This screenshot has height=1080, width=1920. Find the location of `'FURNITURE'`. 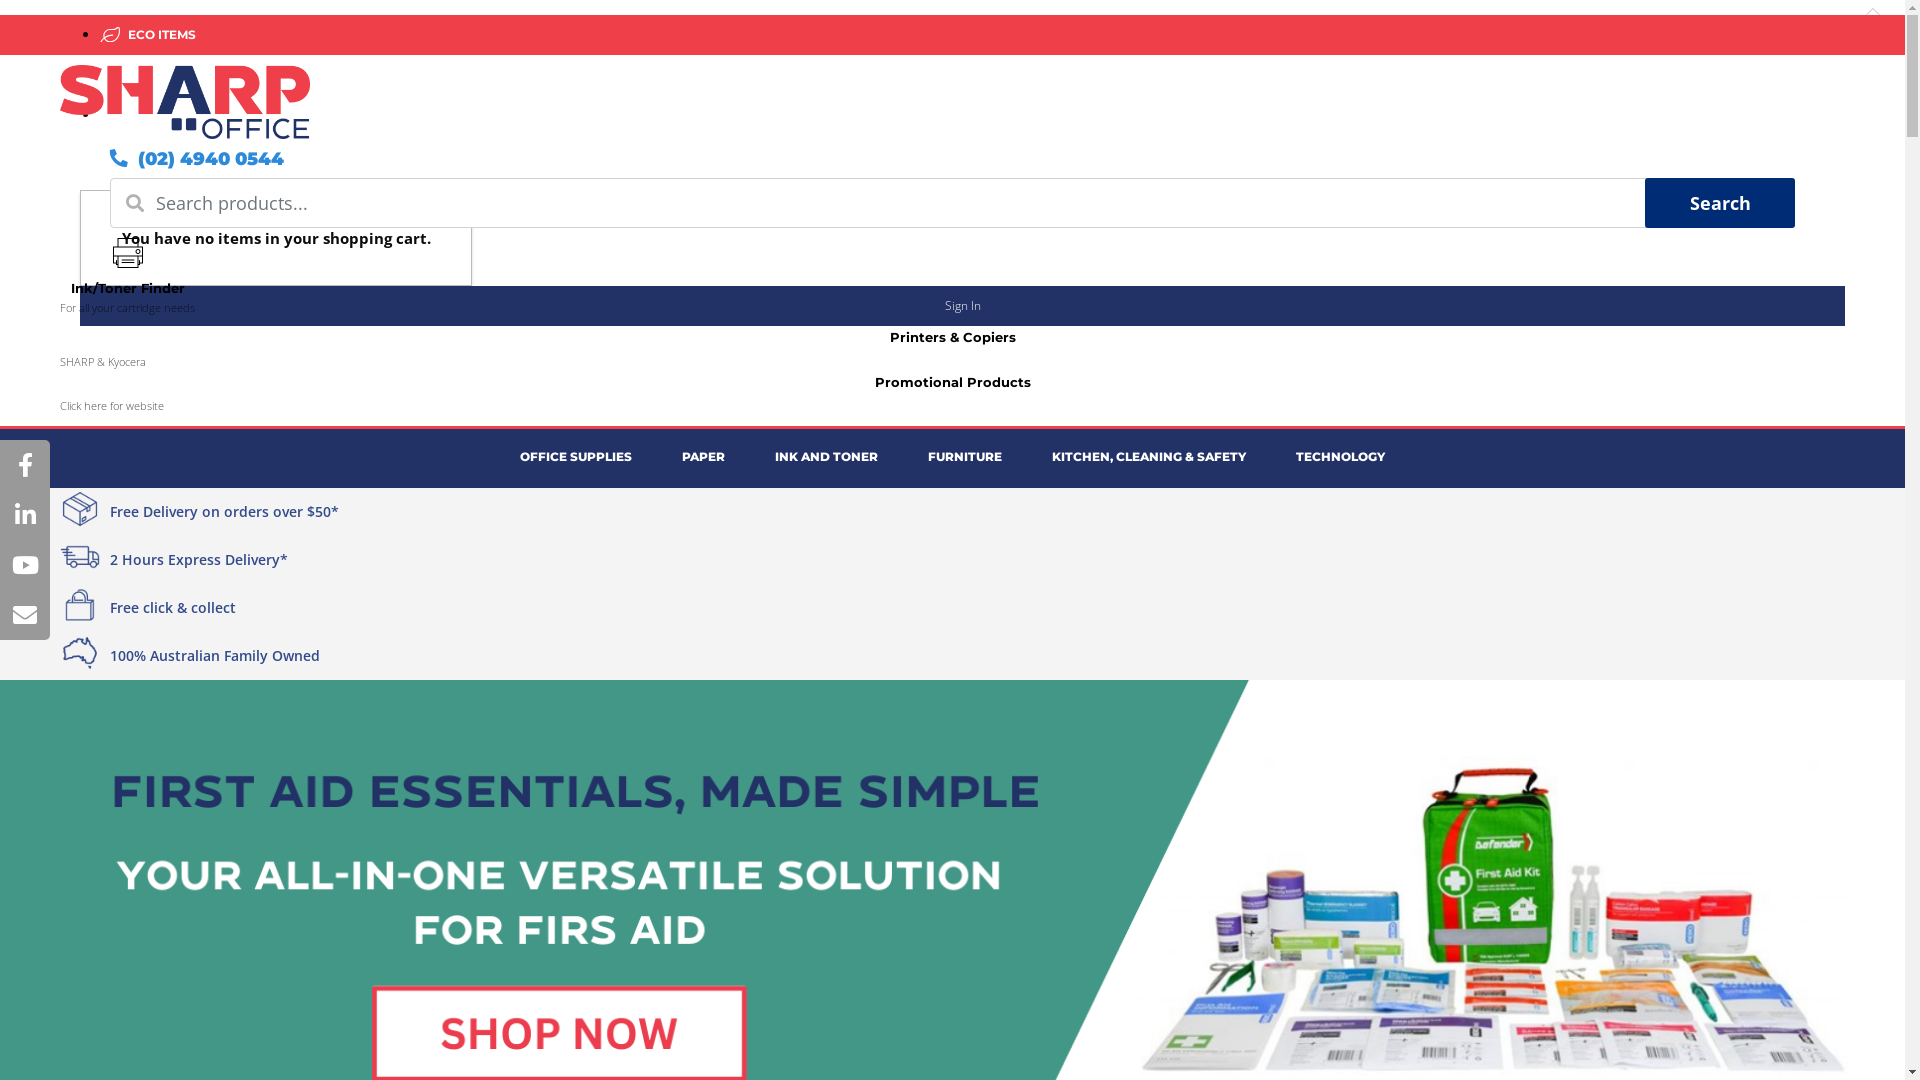

'FURNITURE' is located at coordinates (964, 456).